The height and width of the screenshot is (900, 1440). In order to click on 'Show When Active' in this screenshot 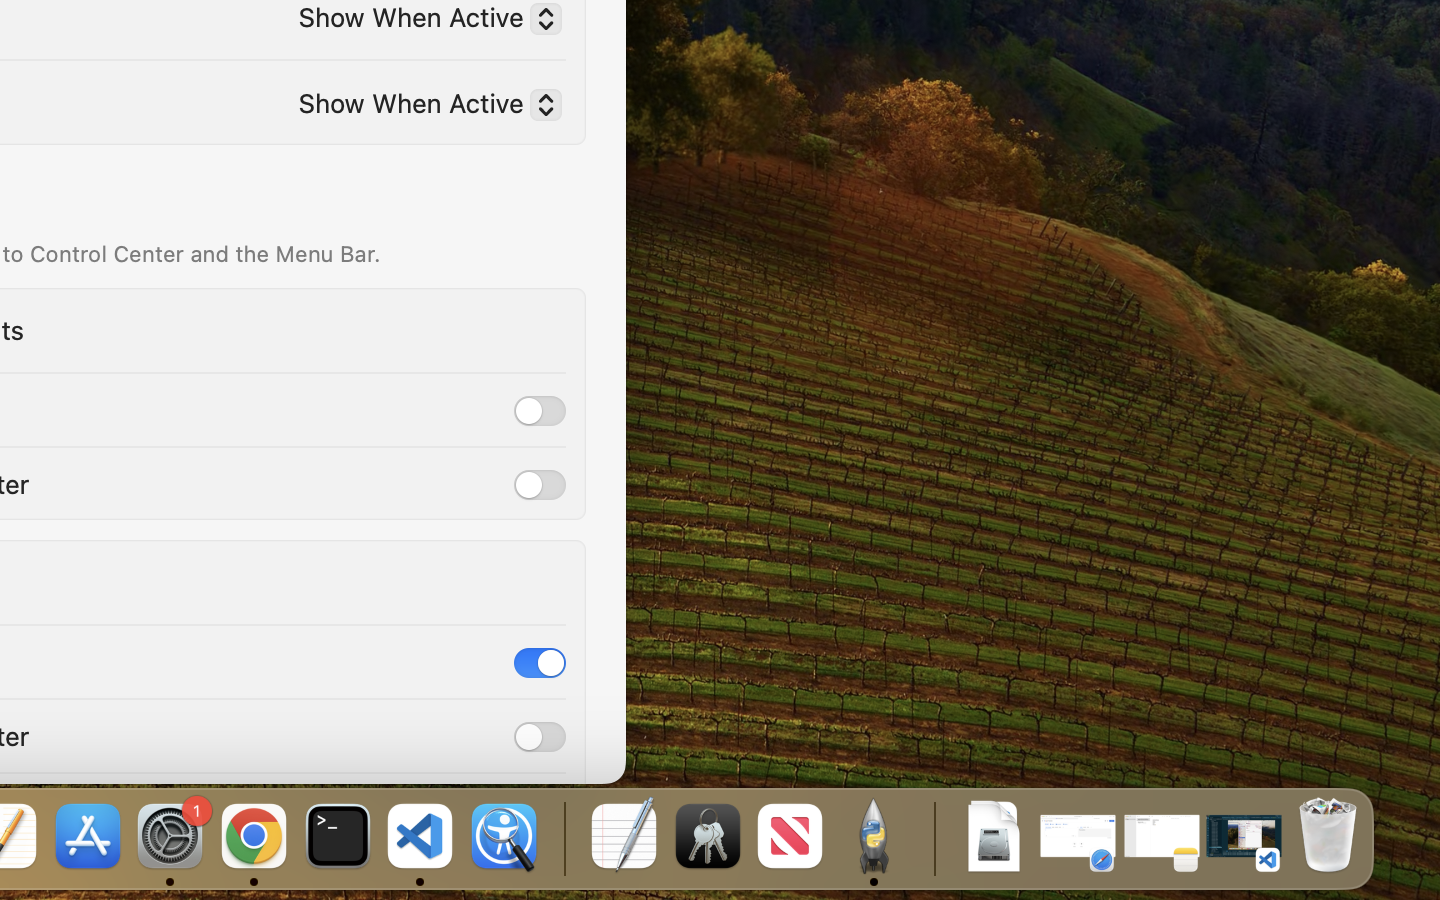, I will do `click(422, 106)`.